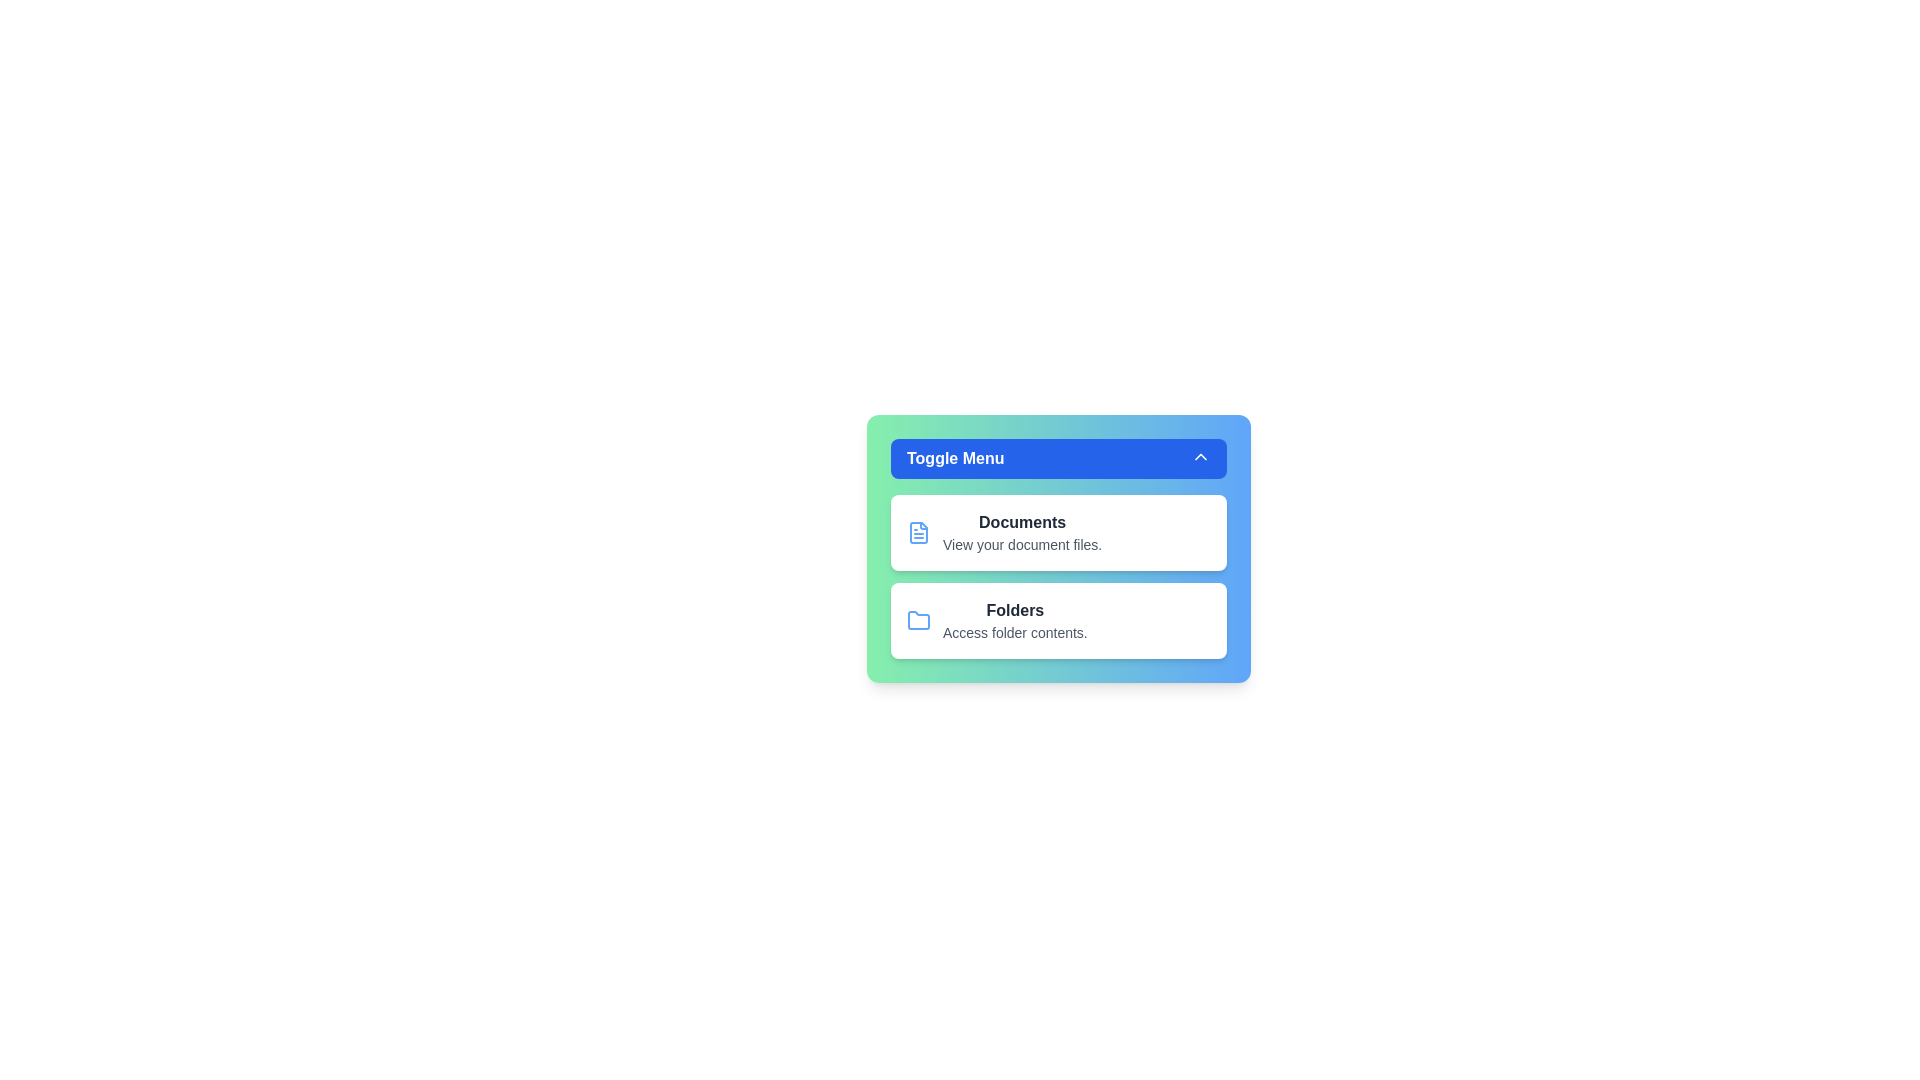  Describe the element at coordinates (917, 531) in the screenshot. I see `the icon next to the menu item Documents` at that location.